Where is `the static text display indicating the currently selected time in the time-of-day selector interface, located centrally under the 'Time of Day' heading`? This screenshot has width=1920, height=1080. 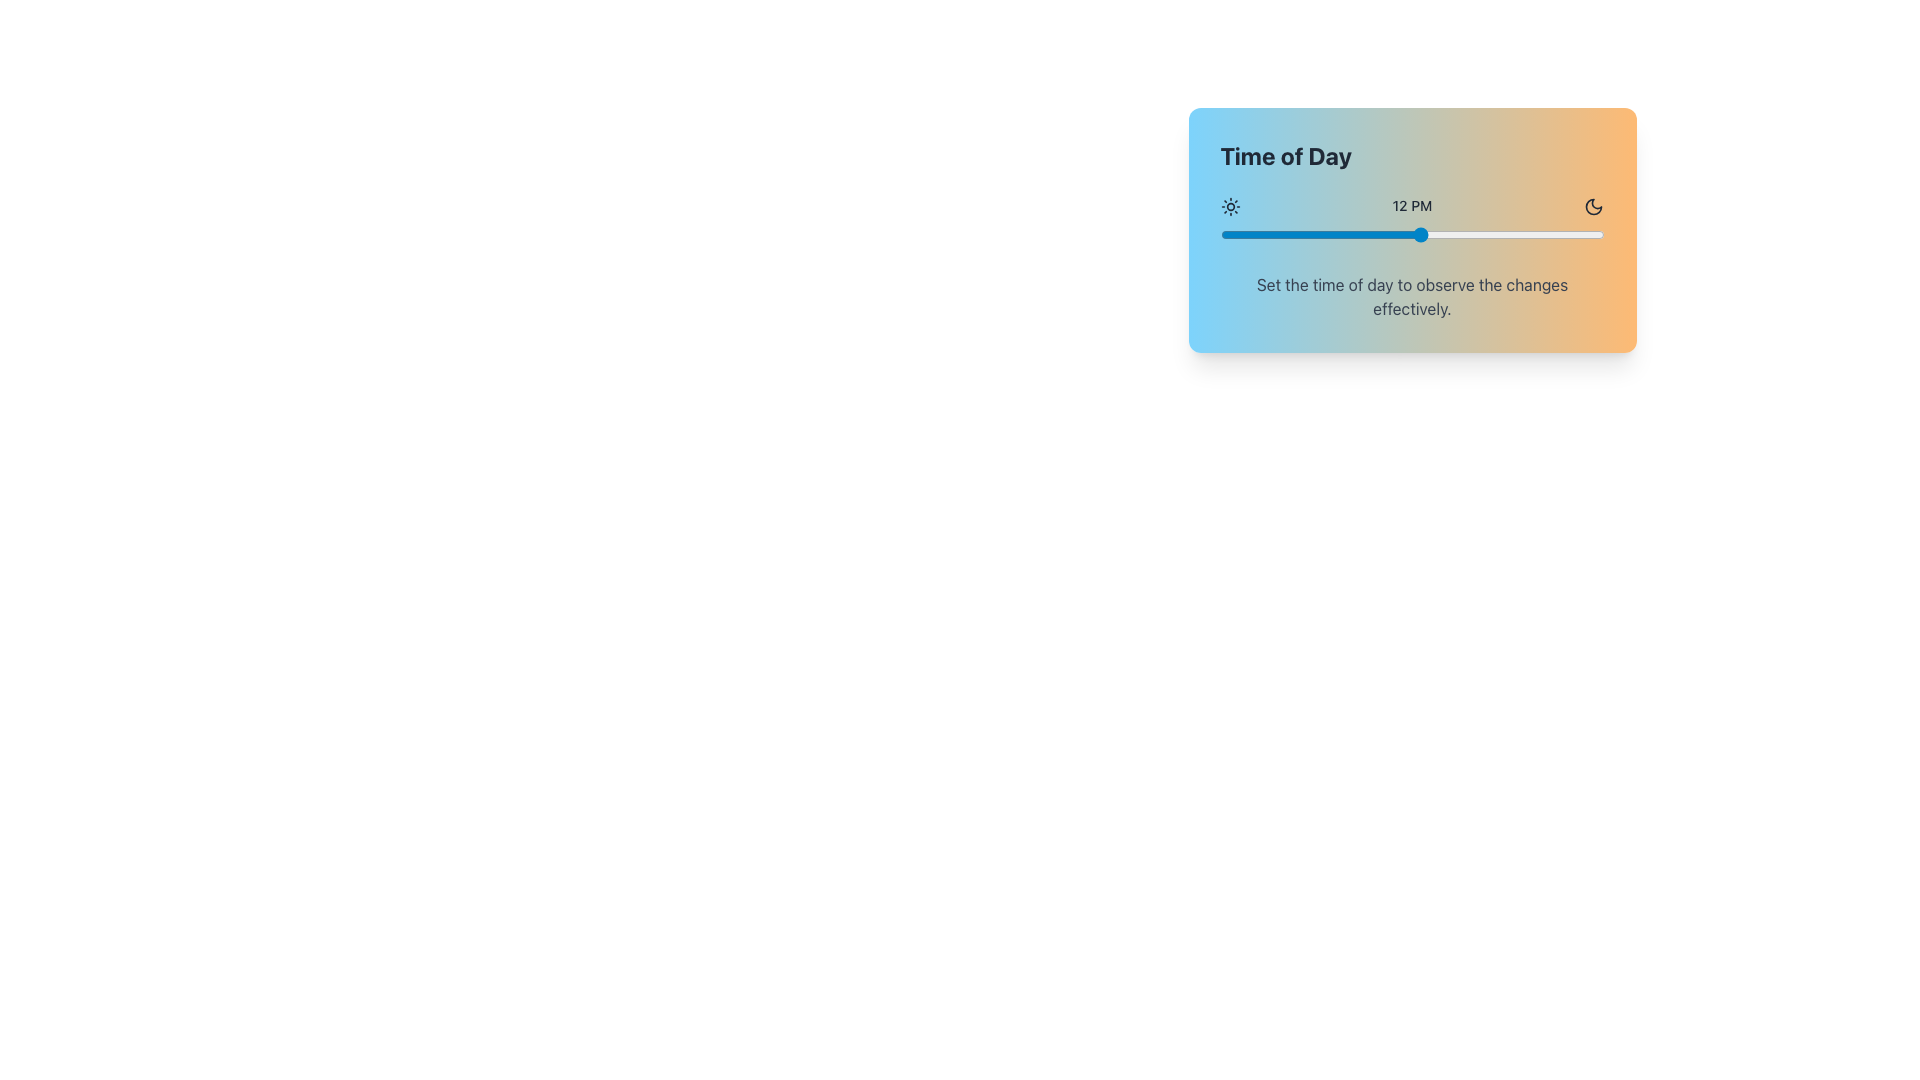
the static text display indicating the currently selected time in the time-of-day selector interface, located centrally under the 'Time of Day' heading is located at coordinates (1411, 206).